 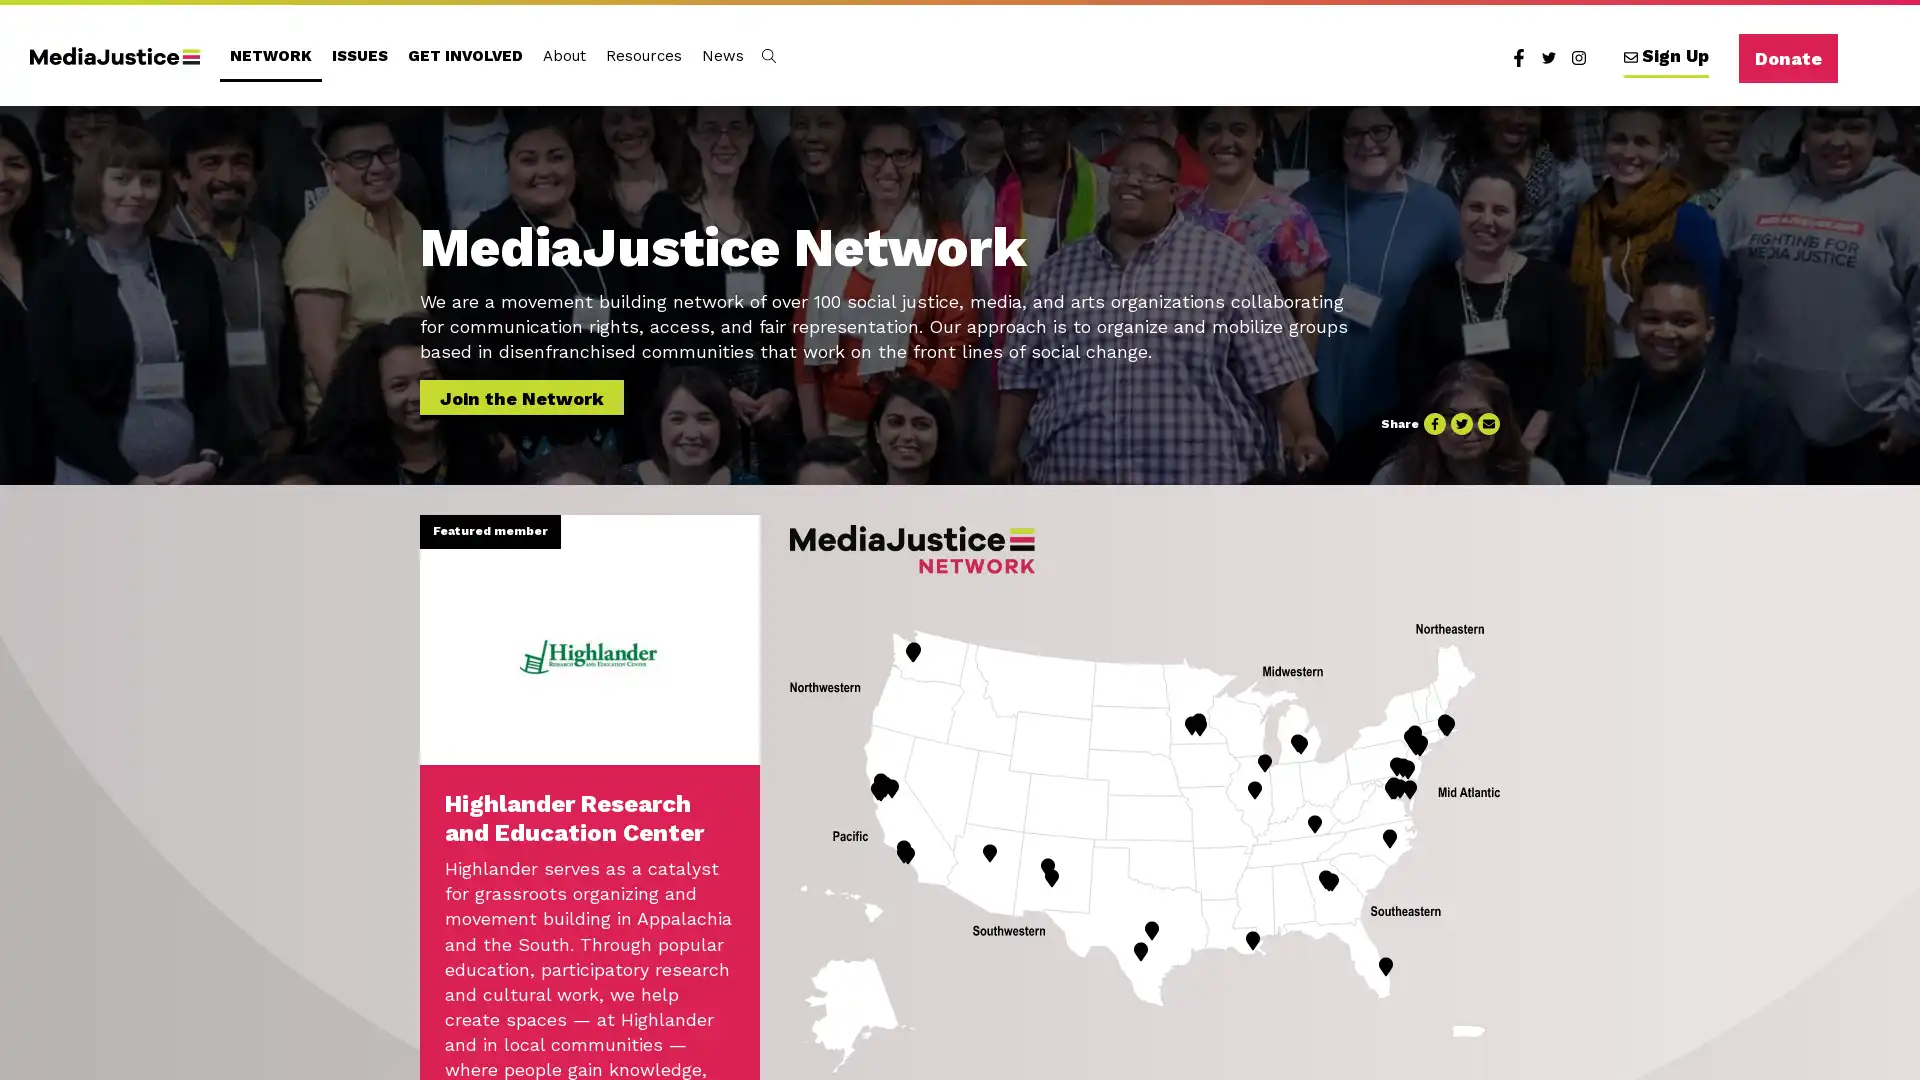 I want to click on Sign Up, so click(x=1666, y=56).